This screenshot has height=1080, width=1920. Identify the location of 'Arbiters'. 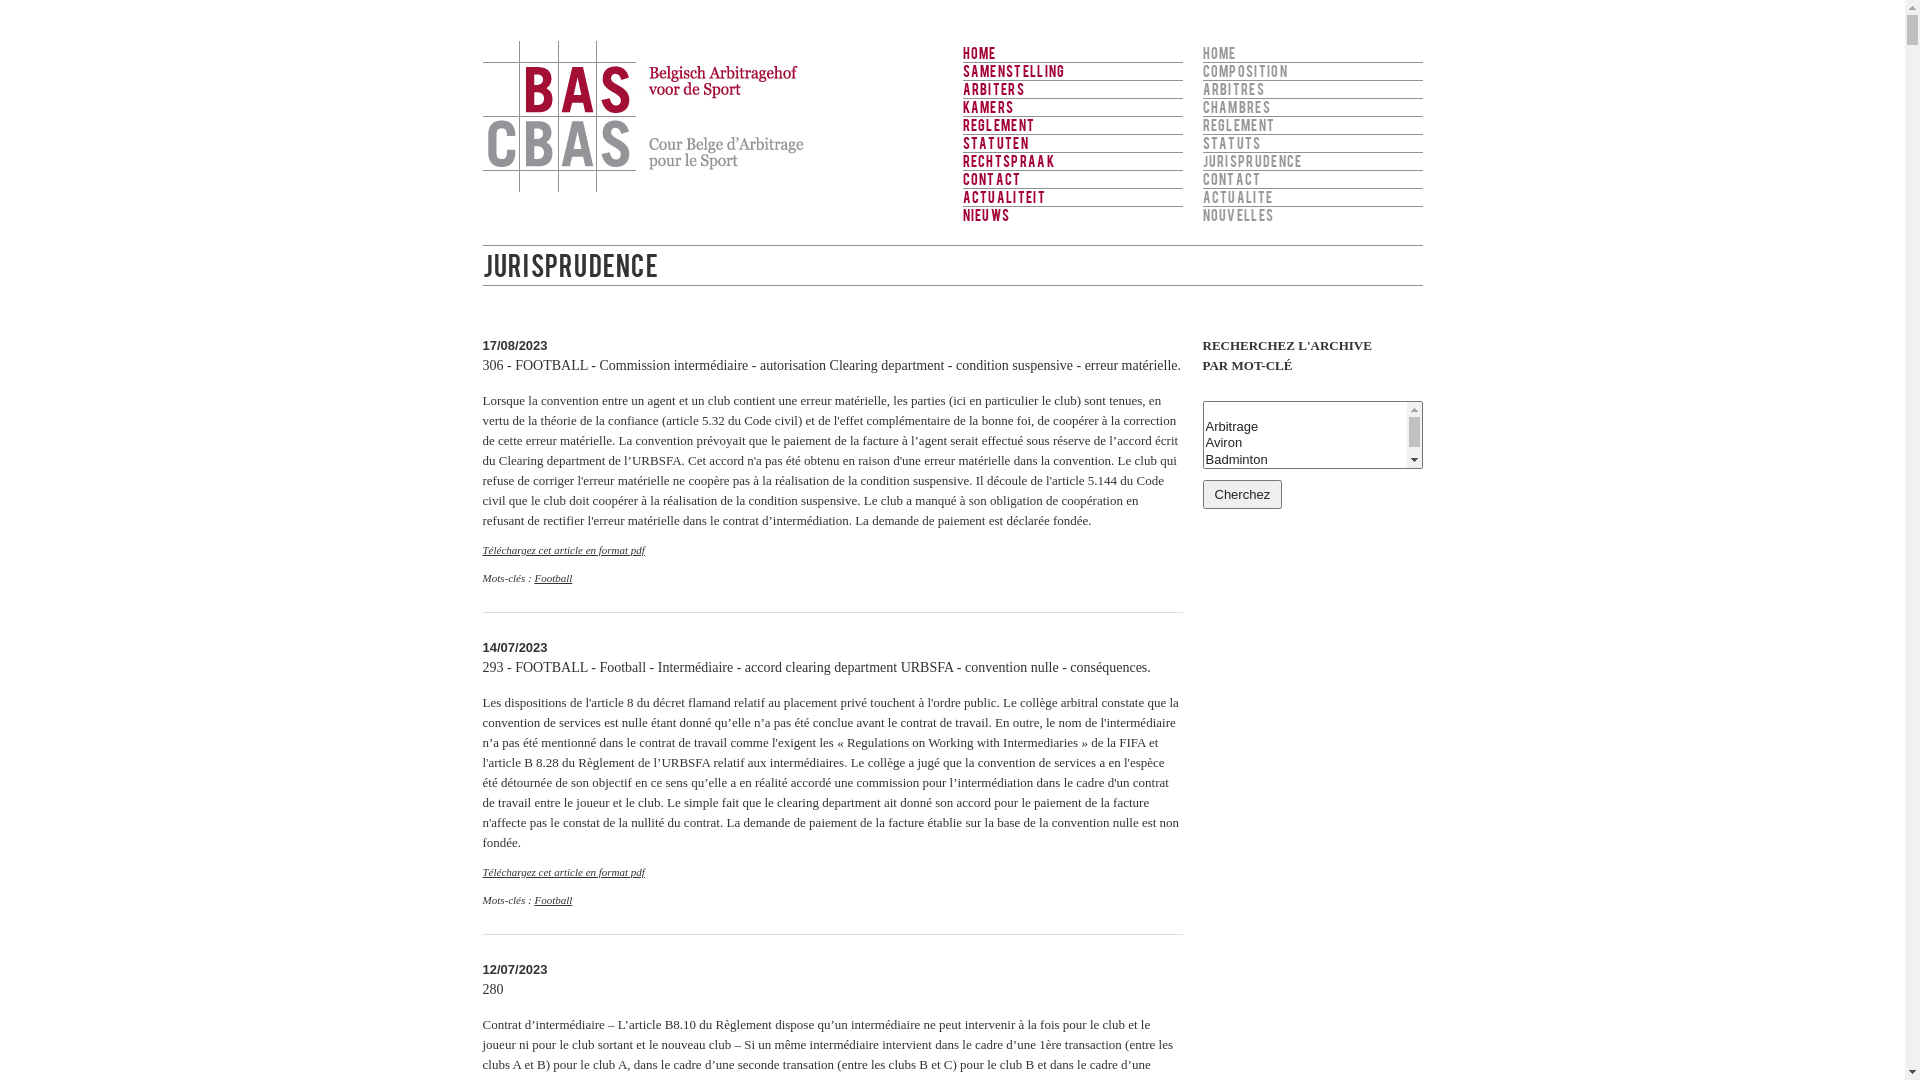
(1070, 87).